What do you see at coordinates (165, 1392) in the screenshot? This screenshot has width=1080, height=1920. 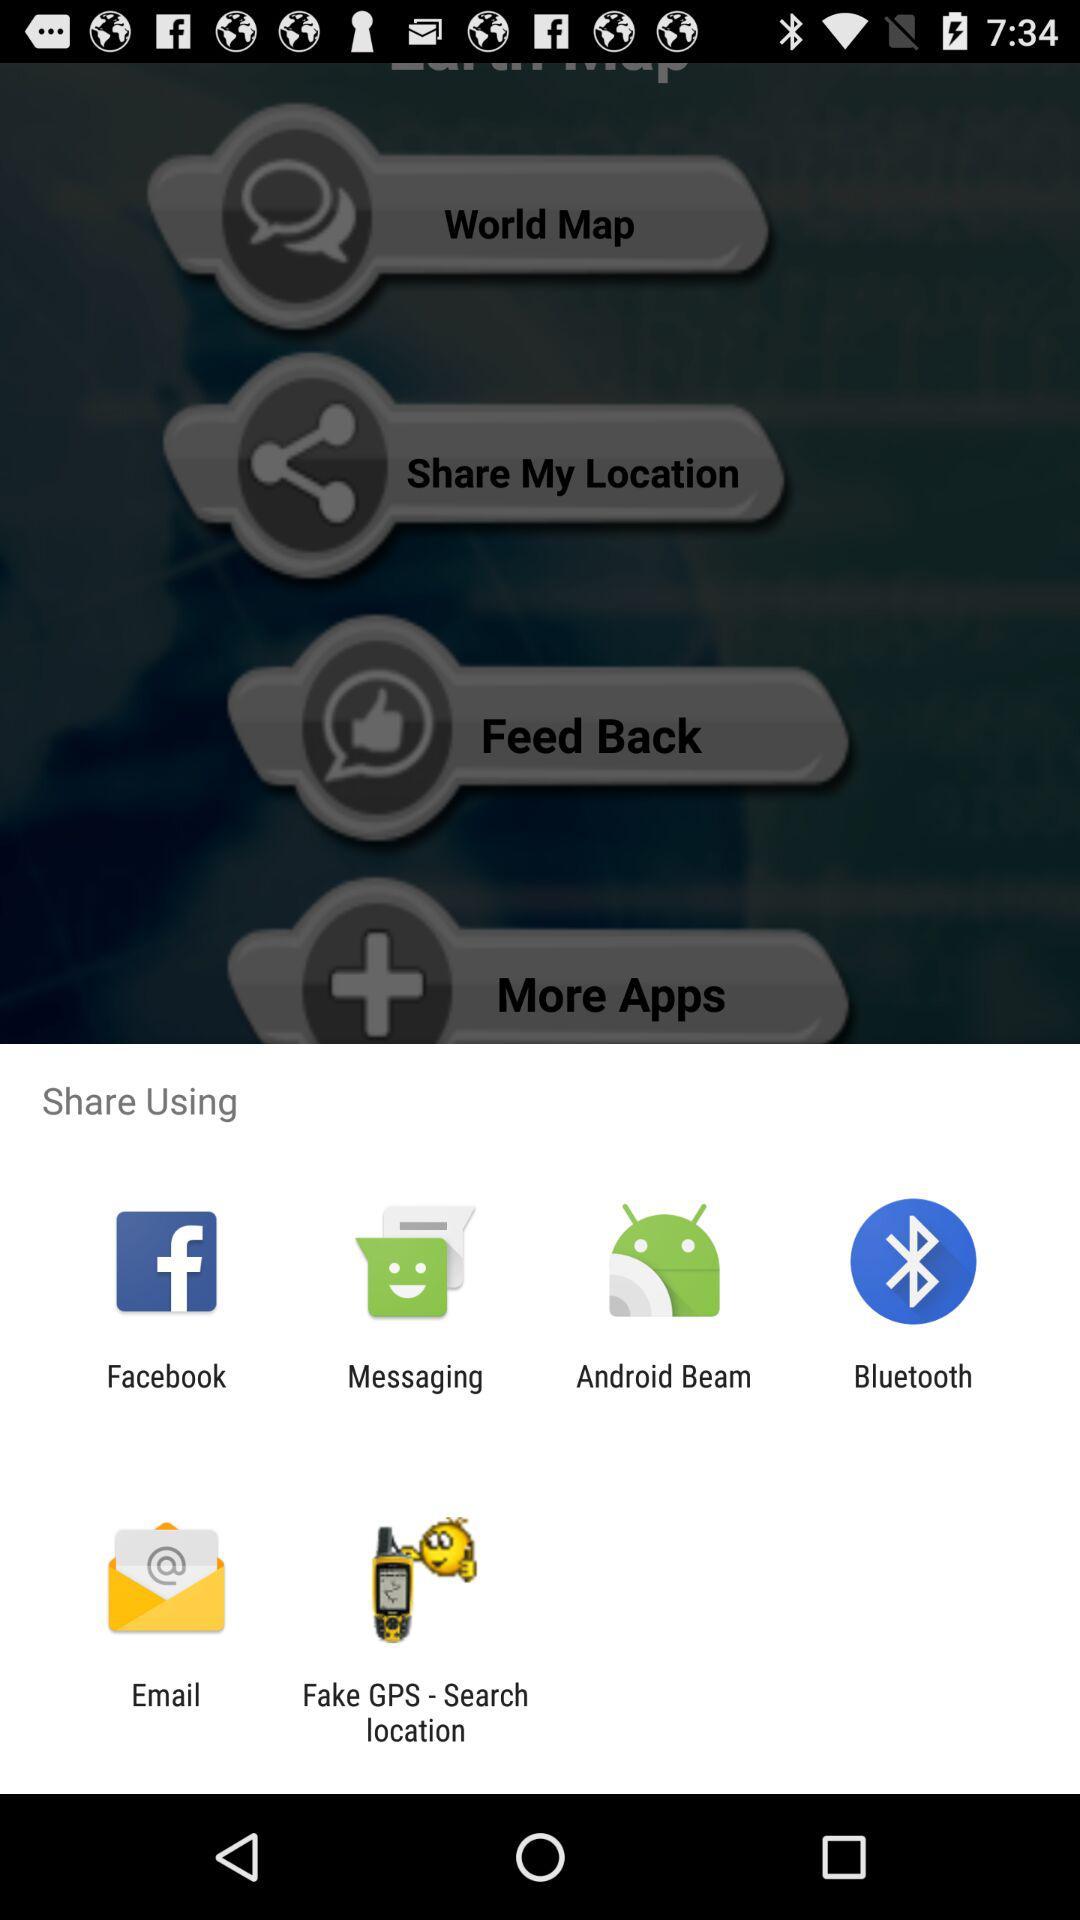 I see `item to the left of the messaging` at bounding box center [165, 1392].